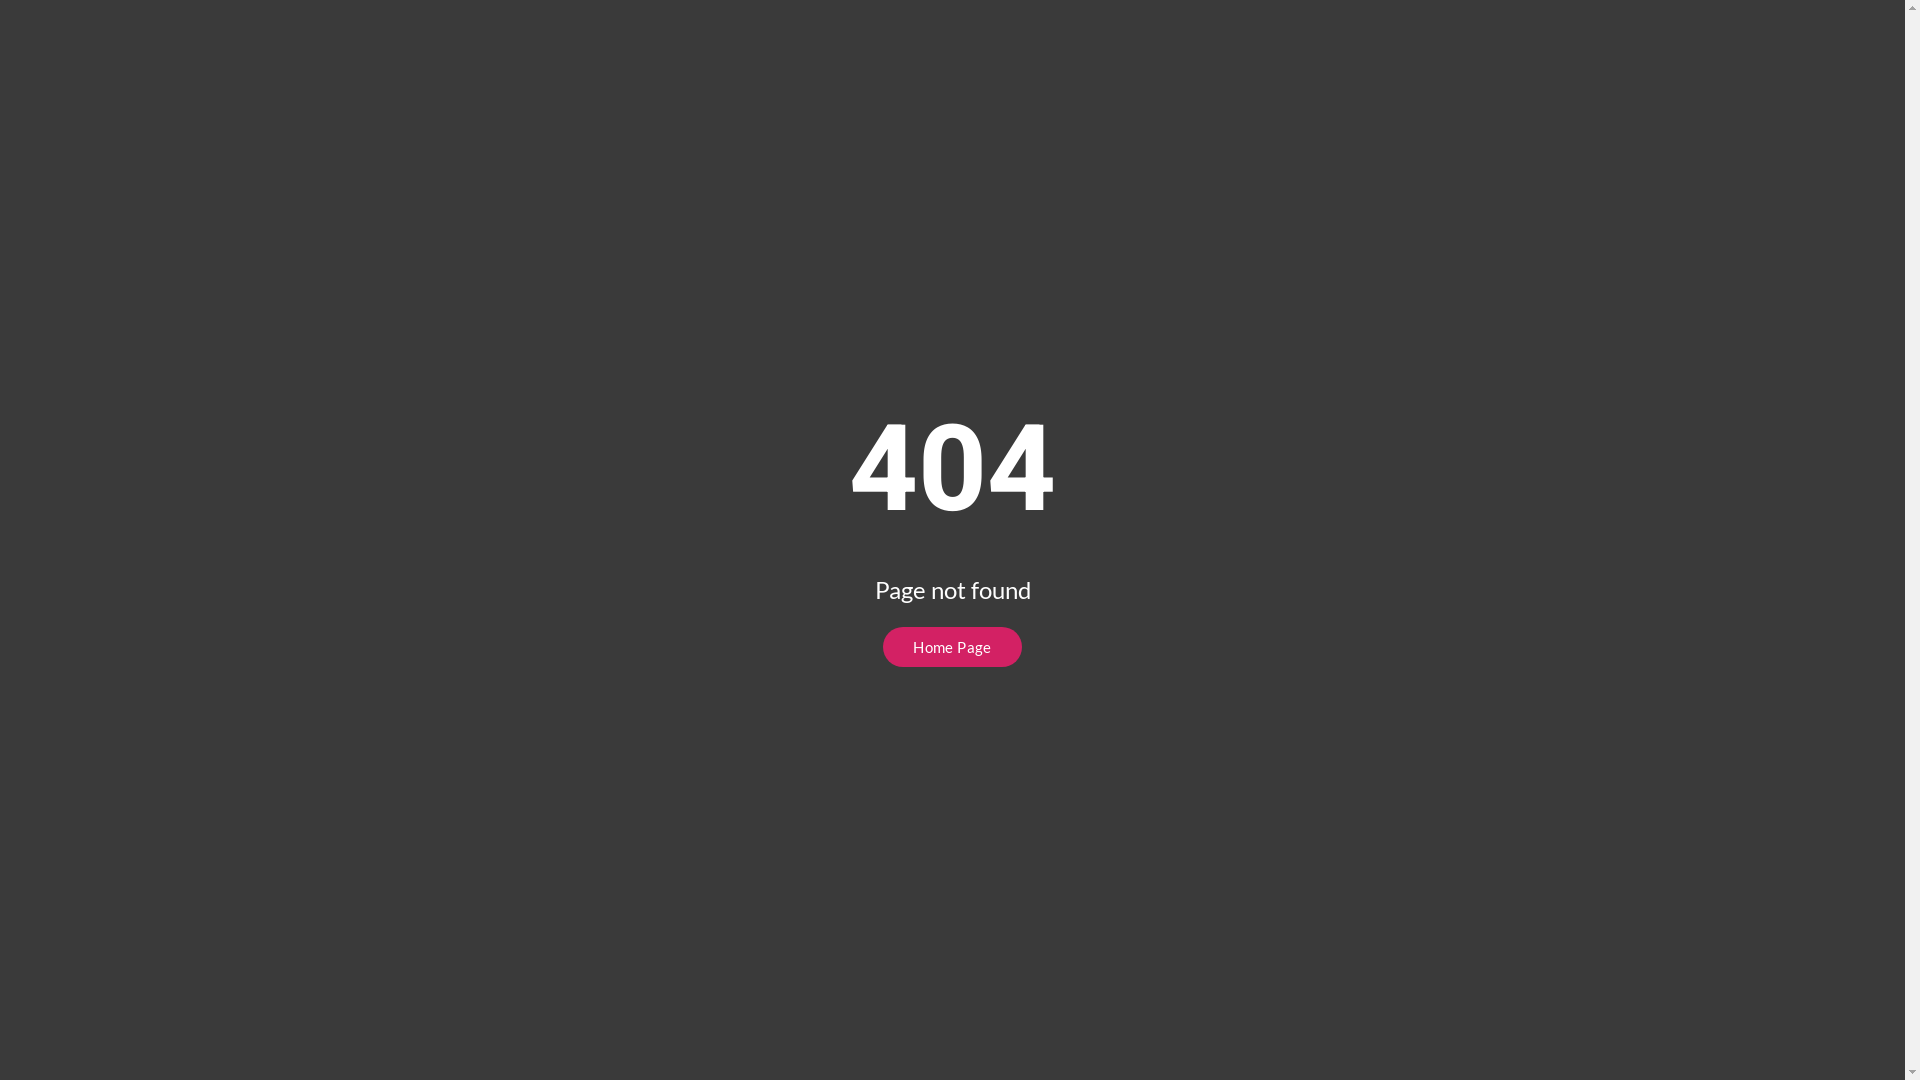 The image size is (1920, 1080). What do you see at coordinates (951, 647) in the screenshot?
I see `'Home Page'` at bounding box center [951, 647].